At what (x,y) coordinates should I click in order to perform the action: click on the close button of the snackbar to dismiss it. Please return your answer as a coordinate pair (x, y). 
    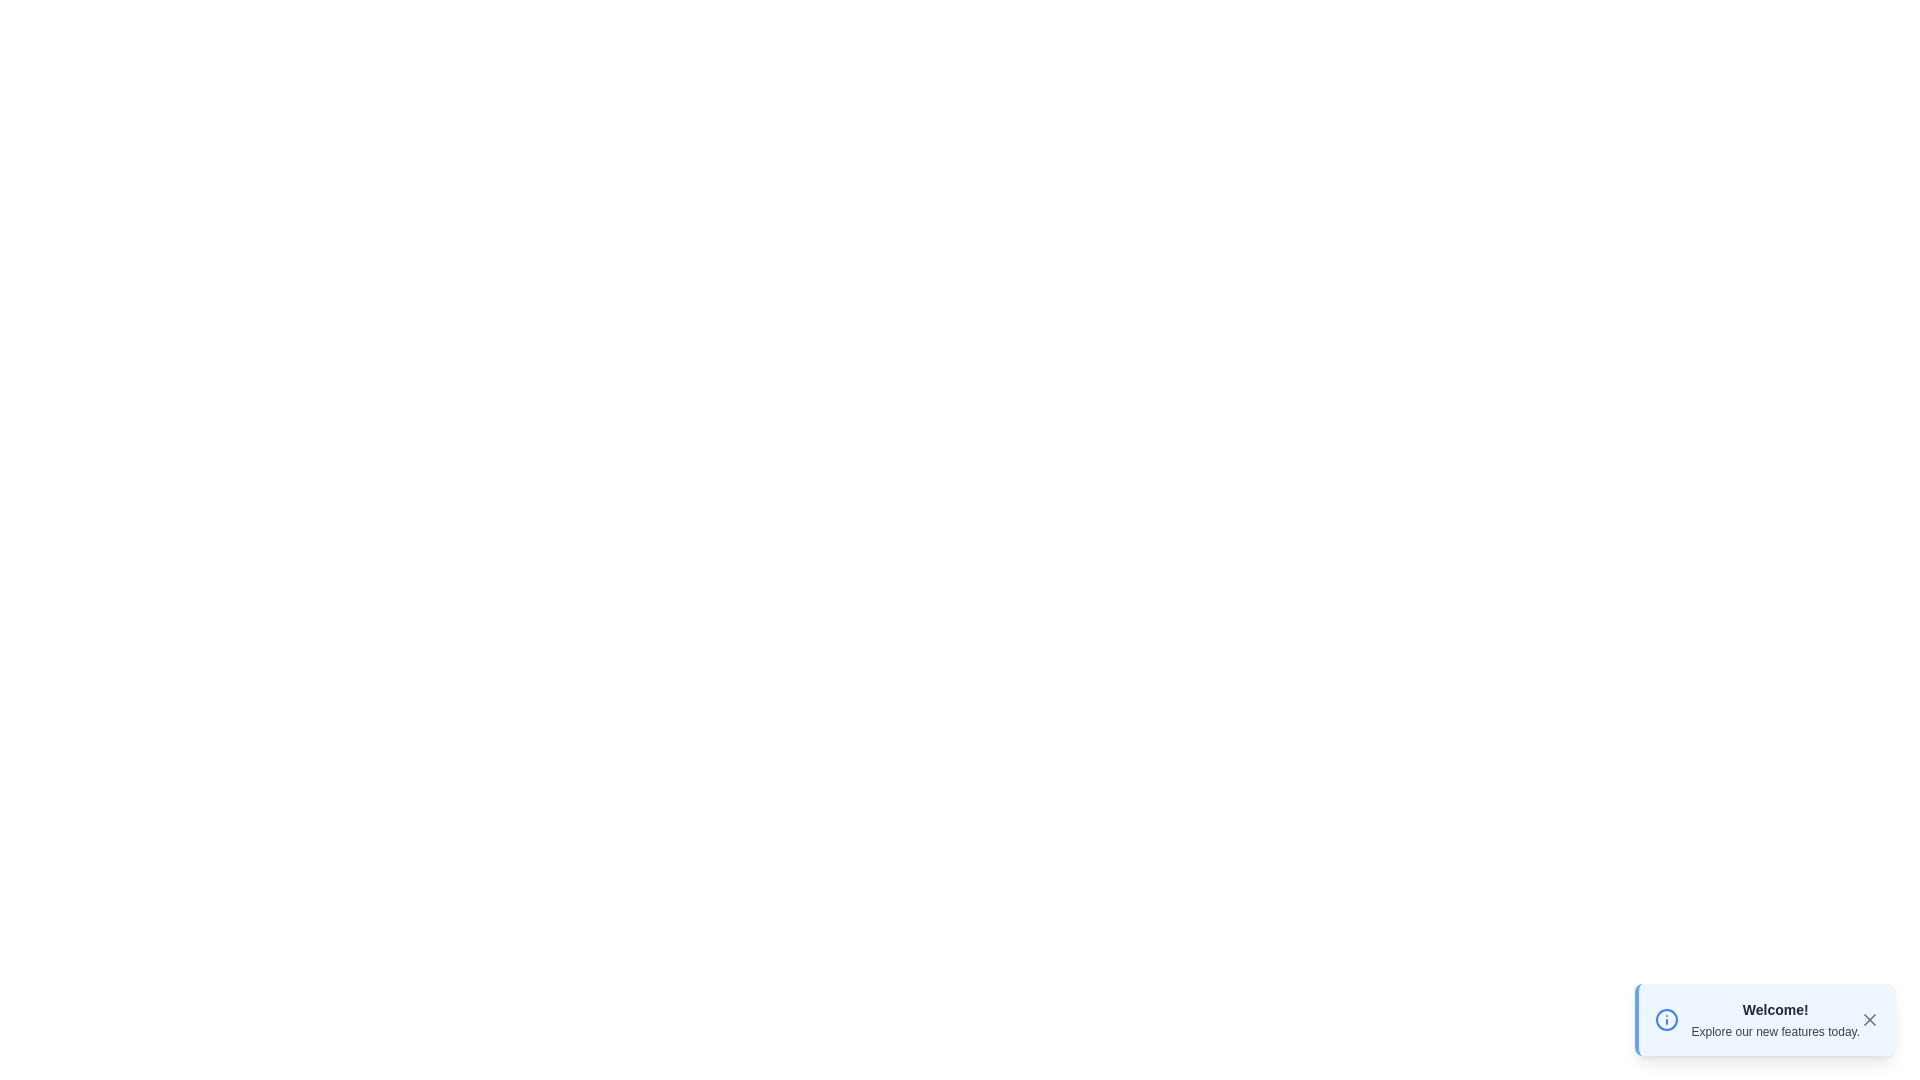
    Looking at the image, I should click on (1869, 1019).